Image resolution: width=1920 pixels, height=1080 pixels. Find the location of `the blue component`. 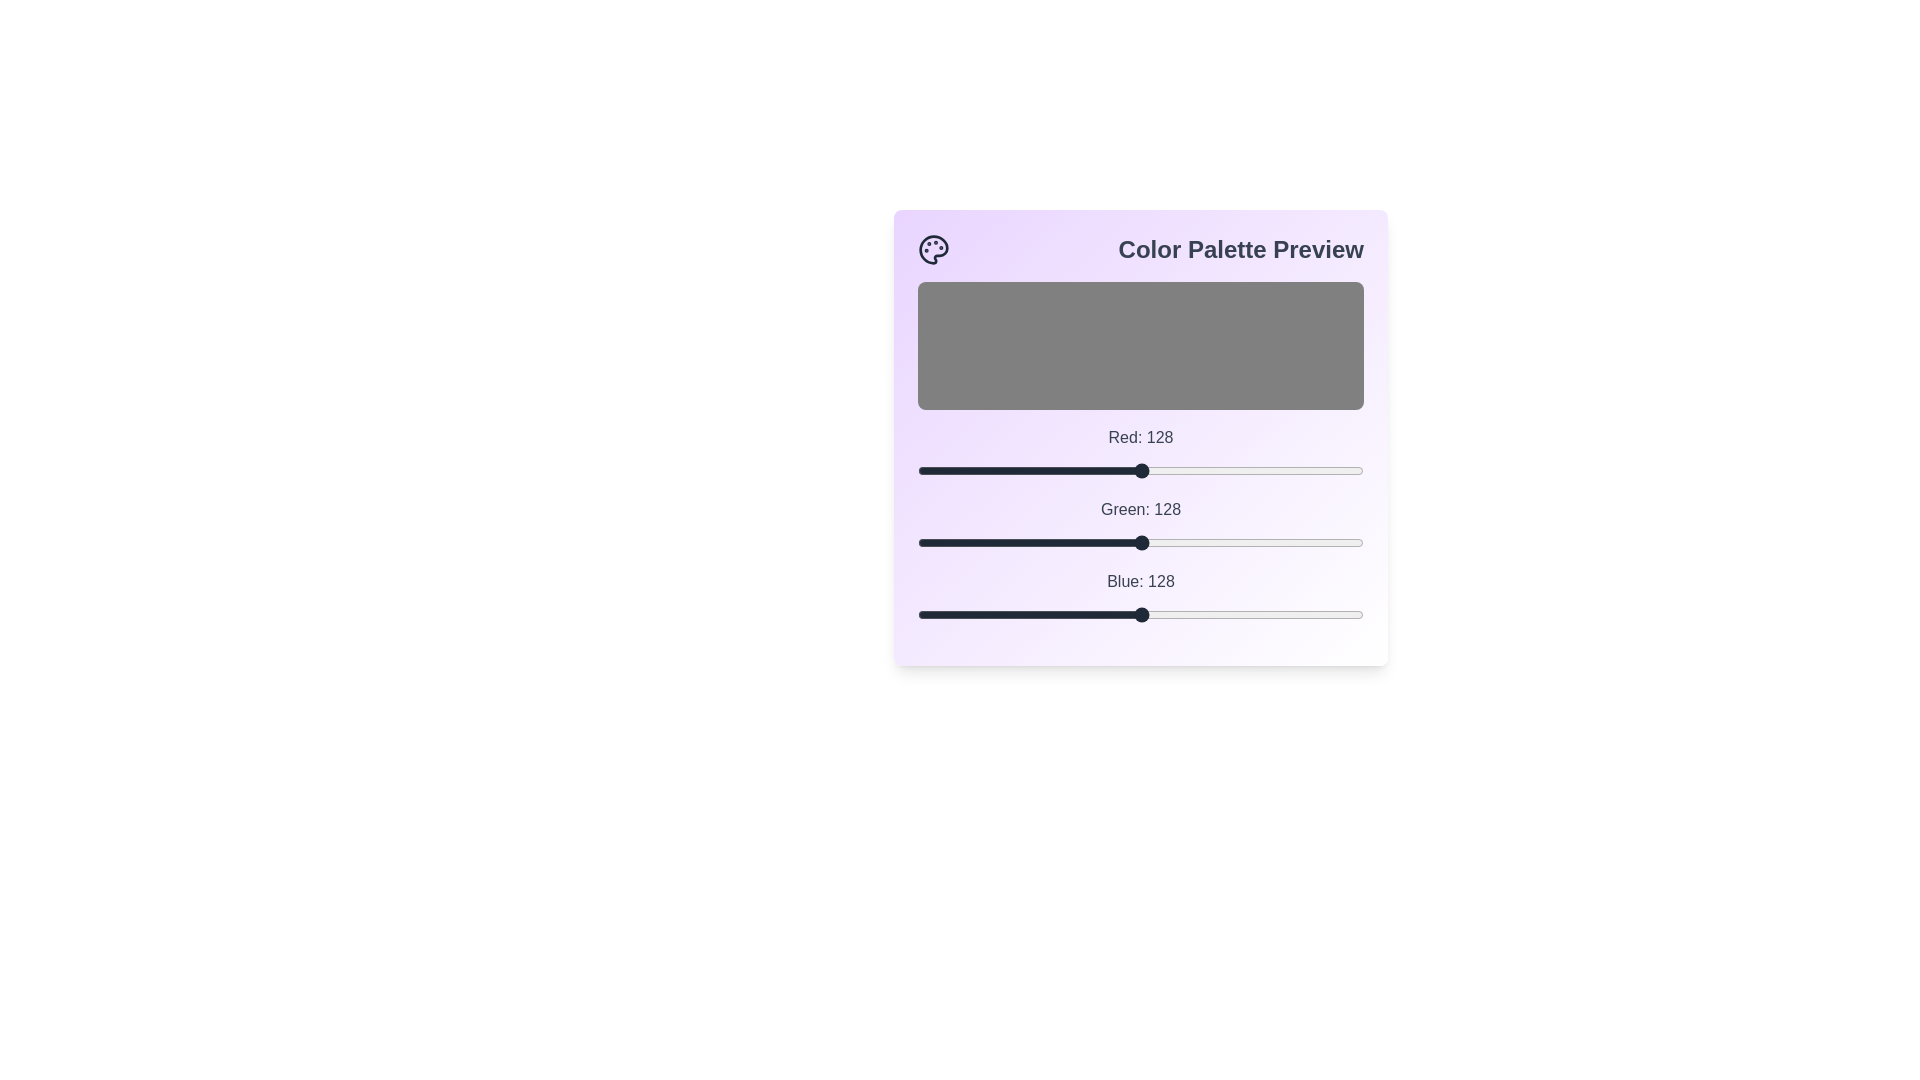

the blue component is located at coordinates (1086, 613).